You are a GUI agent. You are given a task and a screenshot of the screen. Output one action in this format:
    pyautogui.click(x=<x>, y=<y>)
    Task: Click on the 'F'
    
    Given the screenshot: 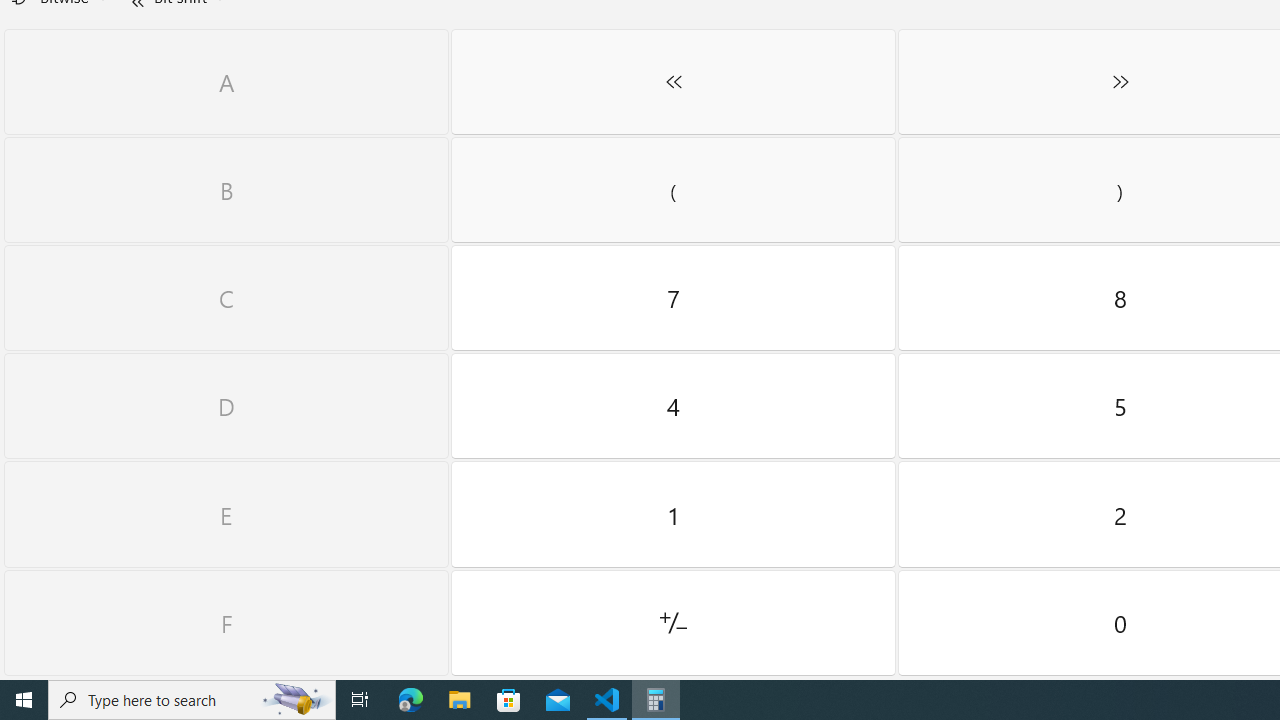 What is the action you would take?
    pyautogui.click(x=226, y=622)
    